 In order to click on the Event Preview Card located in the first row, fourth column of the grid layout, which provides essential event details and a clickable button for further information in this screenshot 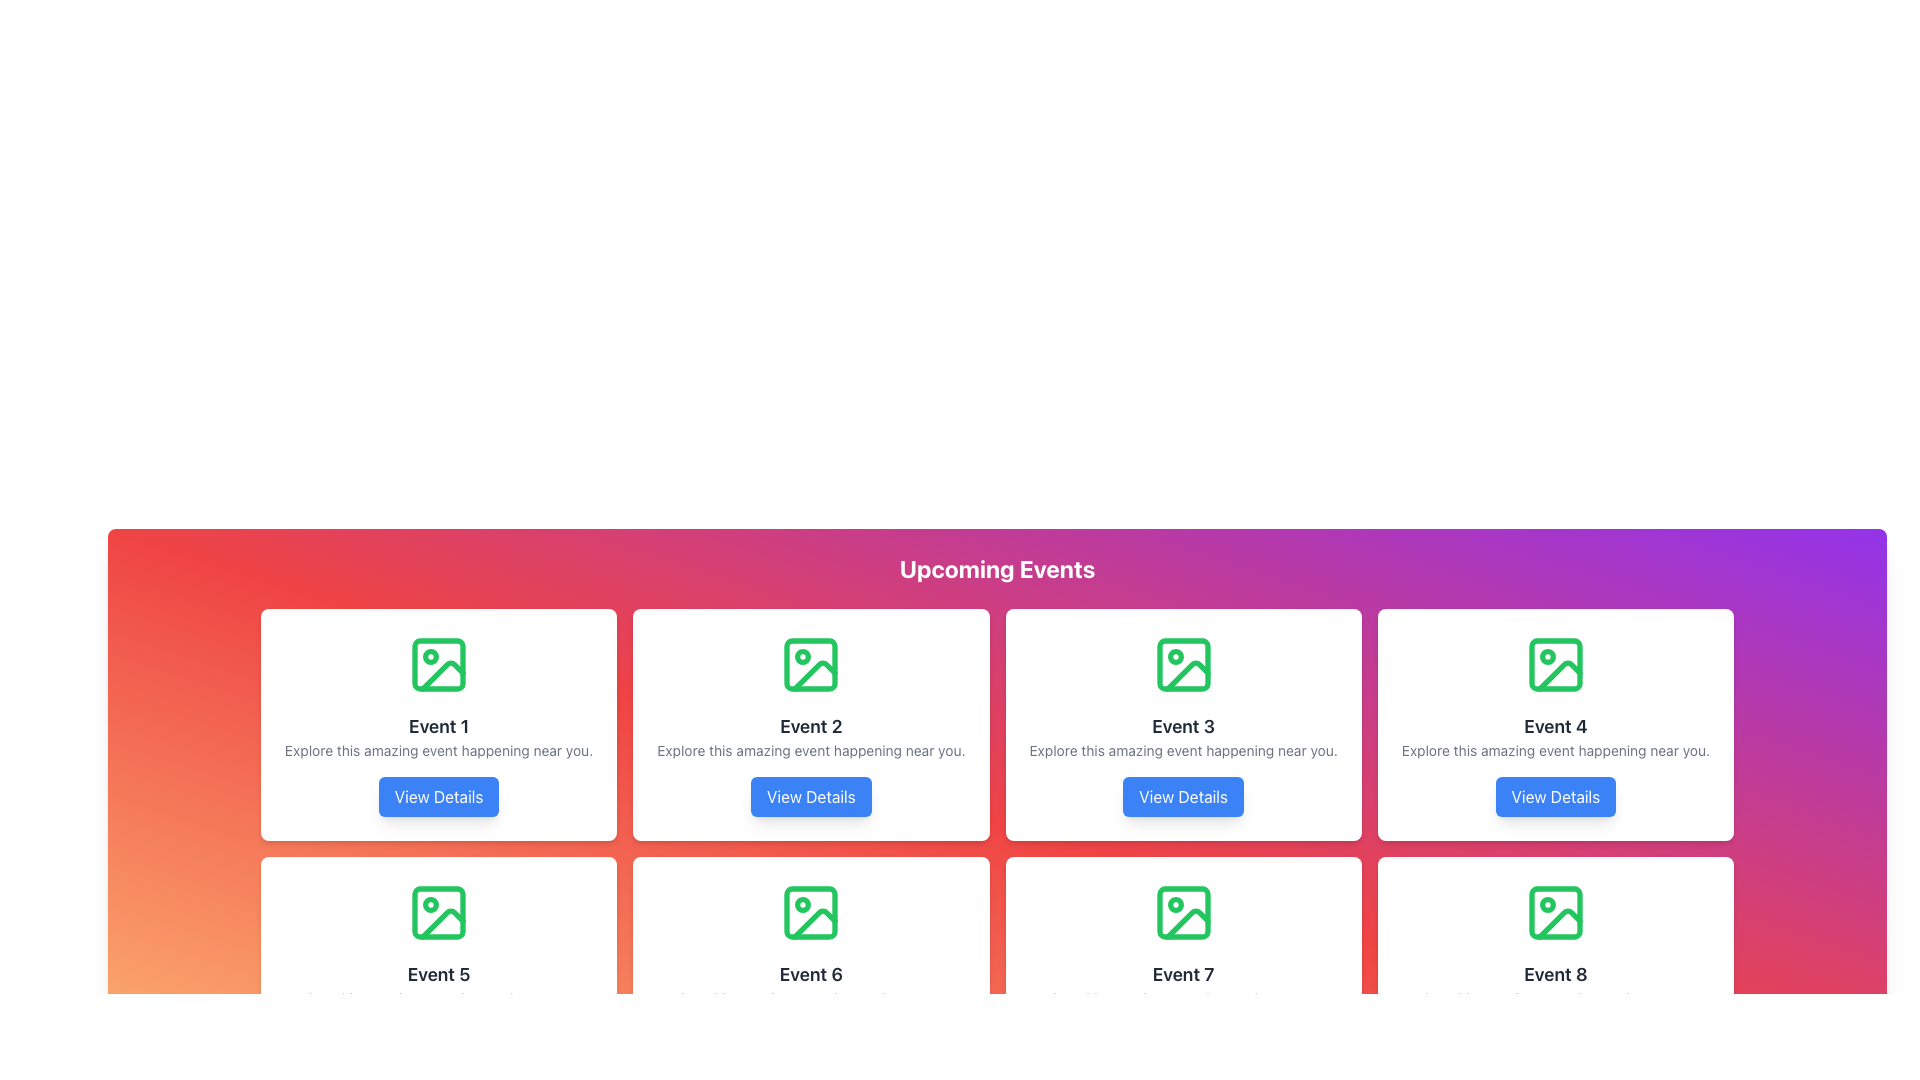, I will do `click(1554, 725)`.